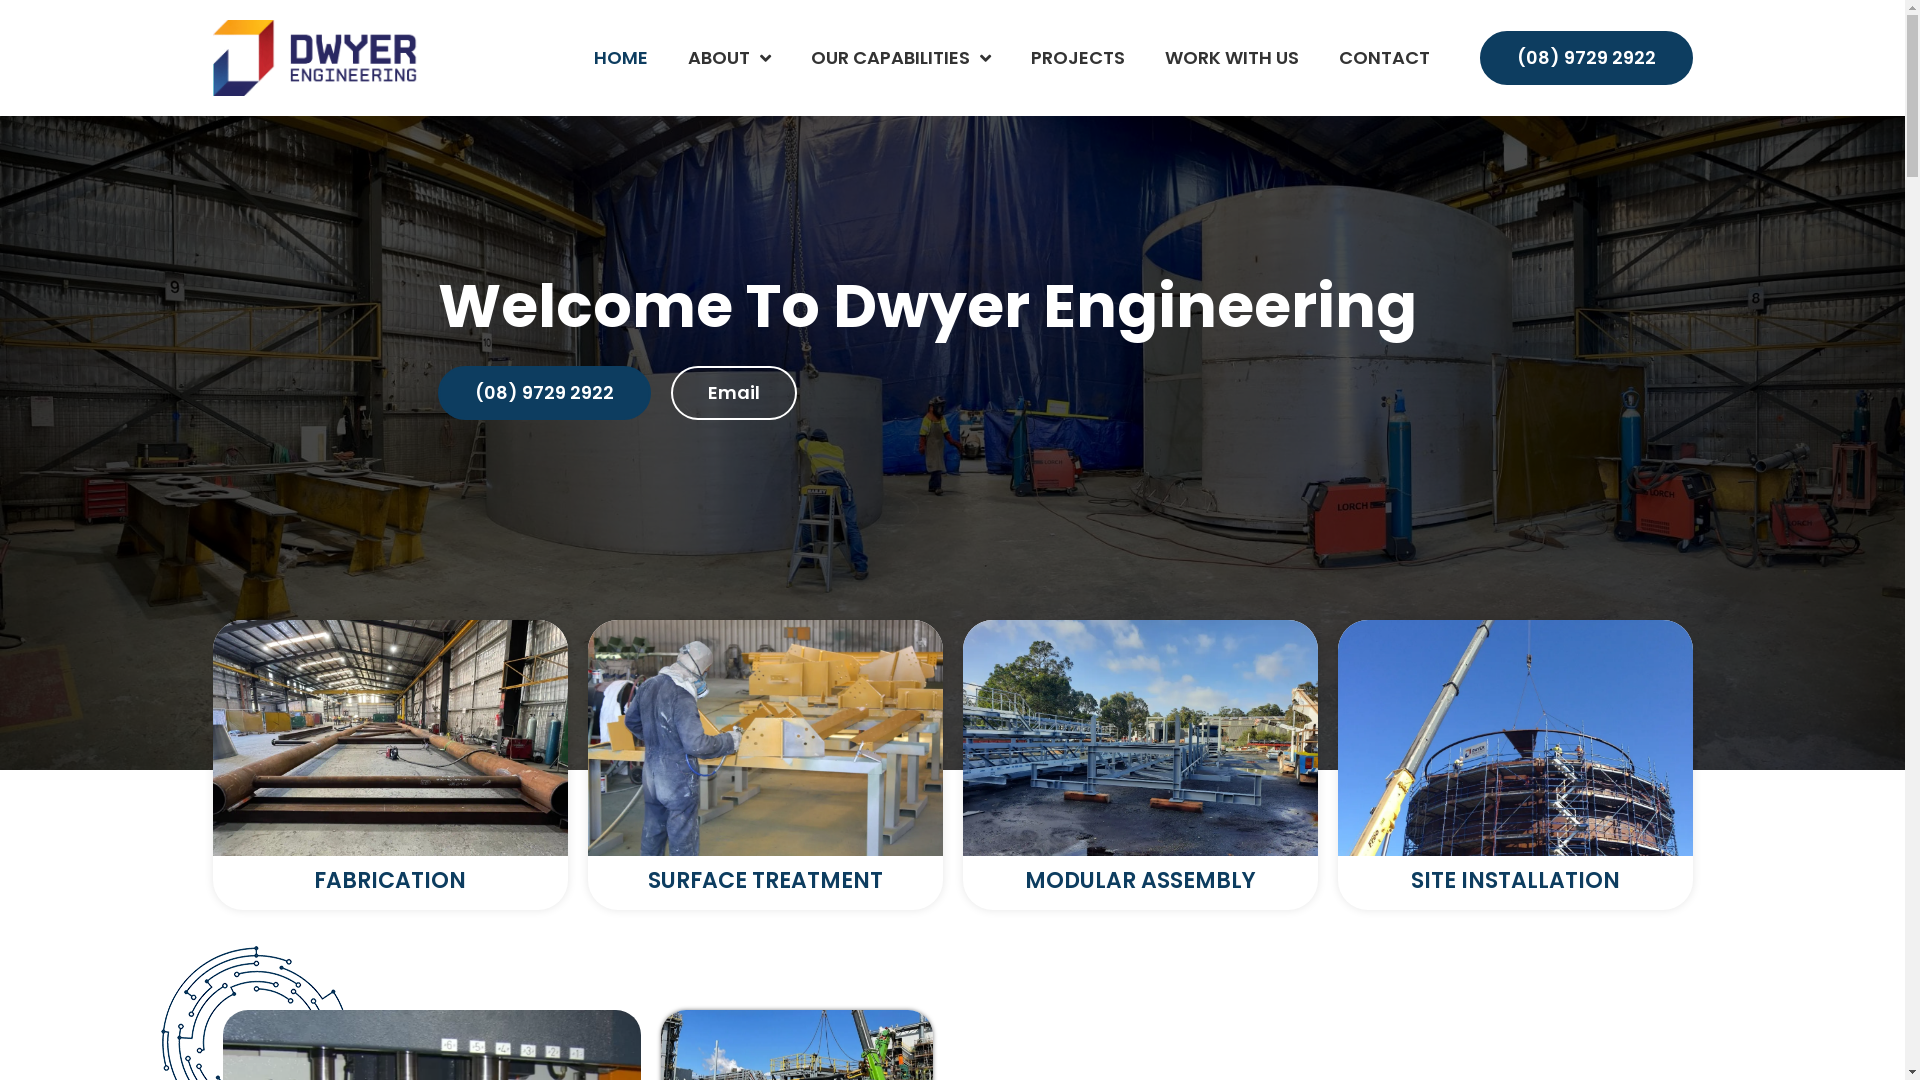 This screenshot has width=1920, height=1080. I want to click on 'HOME', so click(619, 56).